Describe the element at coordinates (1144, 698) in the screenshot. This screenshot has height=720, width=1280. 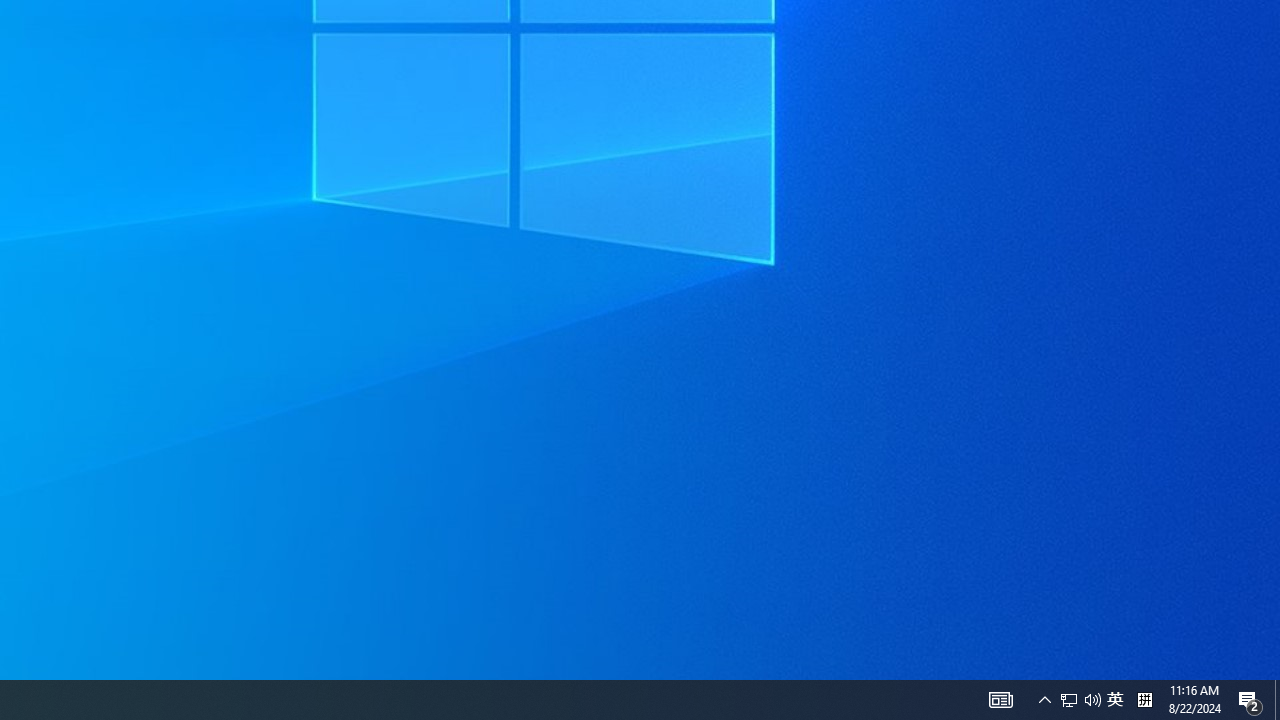
I see `'Tray Input Indicator - Chinese (Simplified, China)'` at that location.